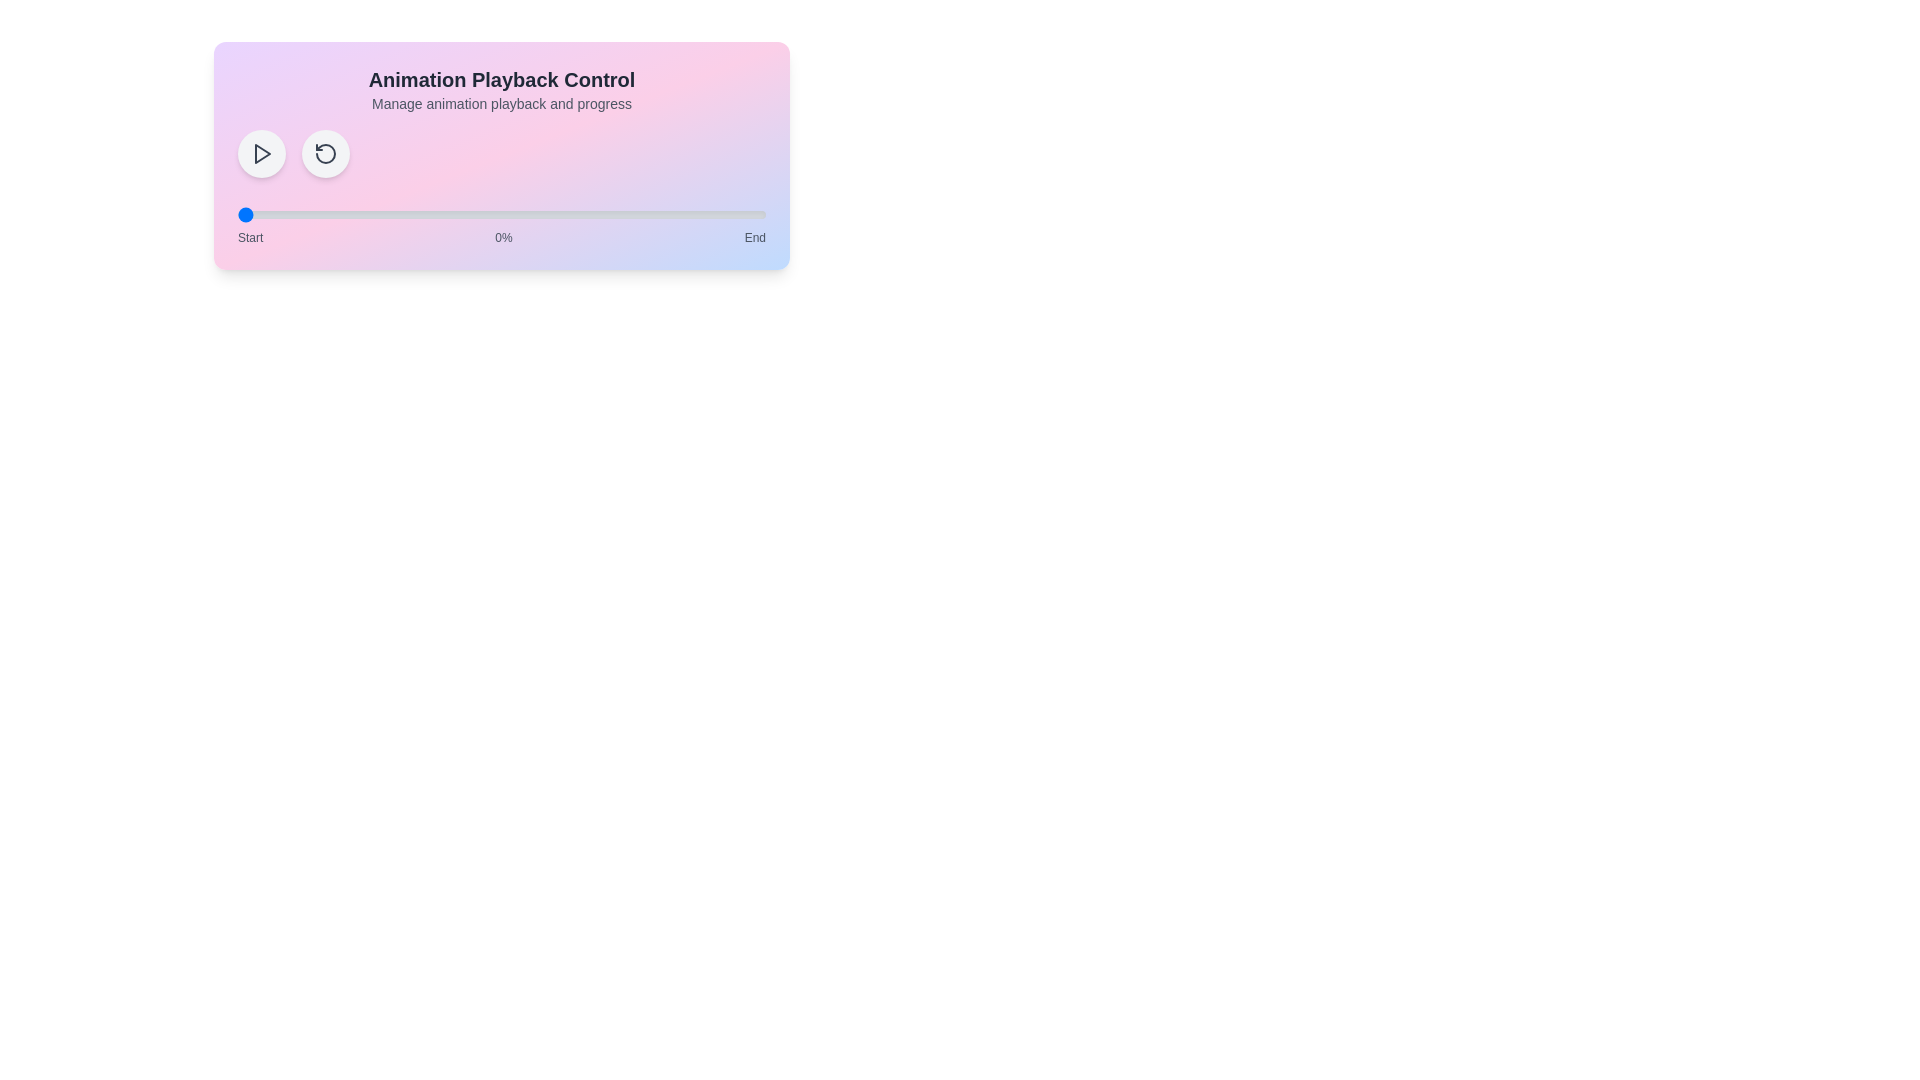  Describe the element at coordinates (258, 215) in the screenshot. I see `the animation progress to 4% by interacting with the range slider` at that location.